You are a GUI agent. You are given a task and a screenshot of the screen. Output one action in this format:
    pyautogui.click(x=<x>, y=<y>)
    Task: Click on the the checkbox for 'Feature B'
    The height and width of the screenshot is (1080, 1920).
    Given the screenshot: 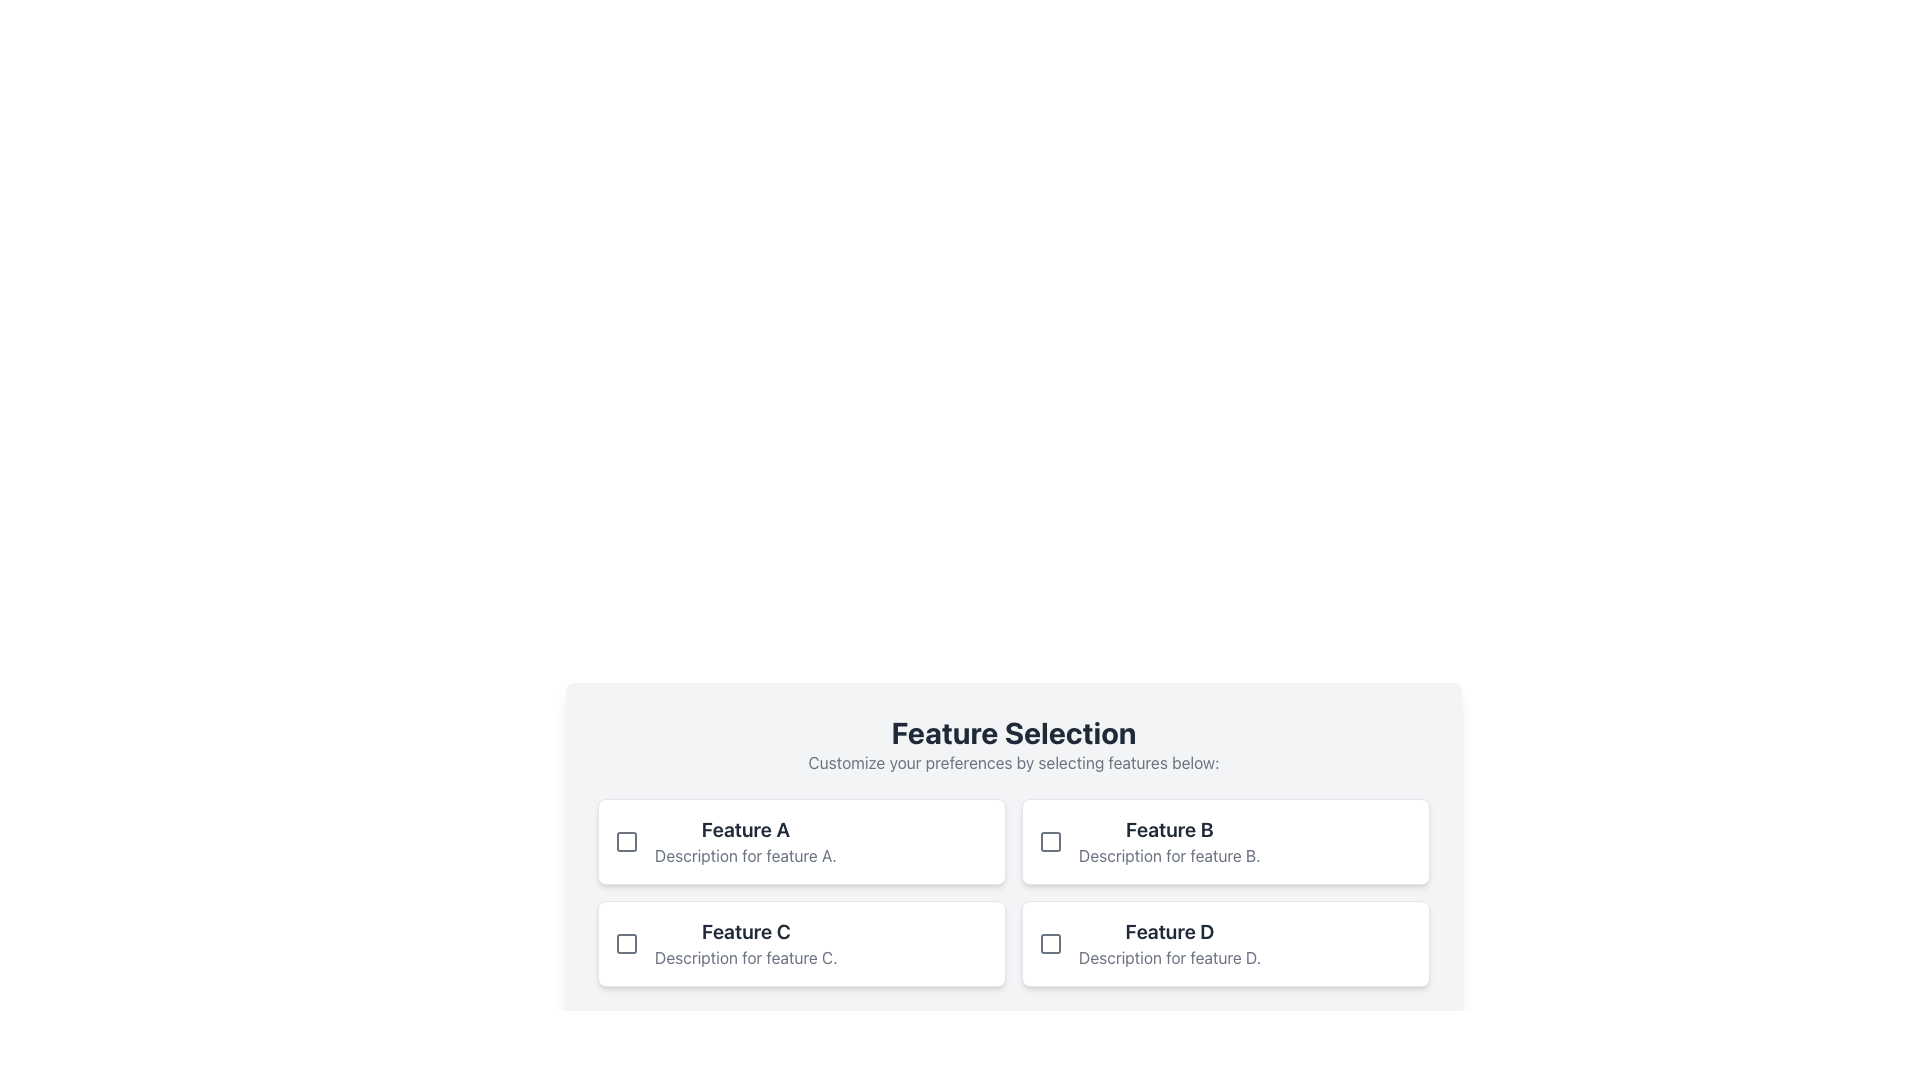 What is the action you would take?
    pyautogui.click(x=1050, y=841)
    